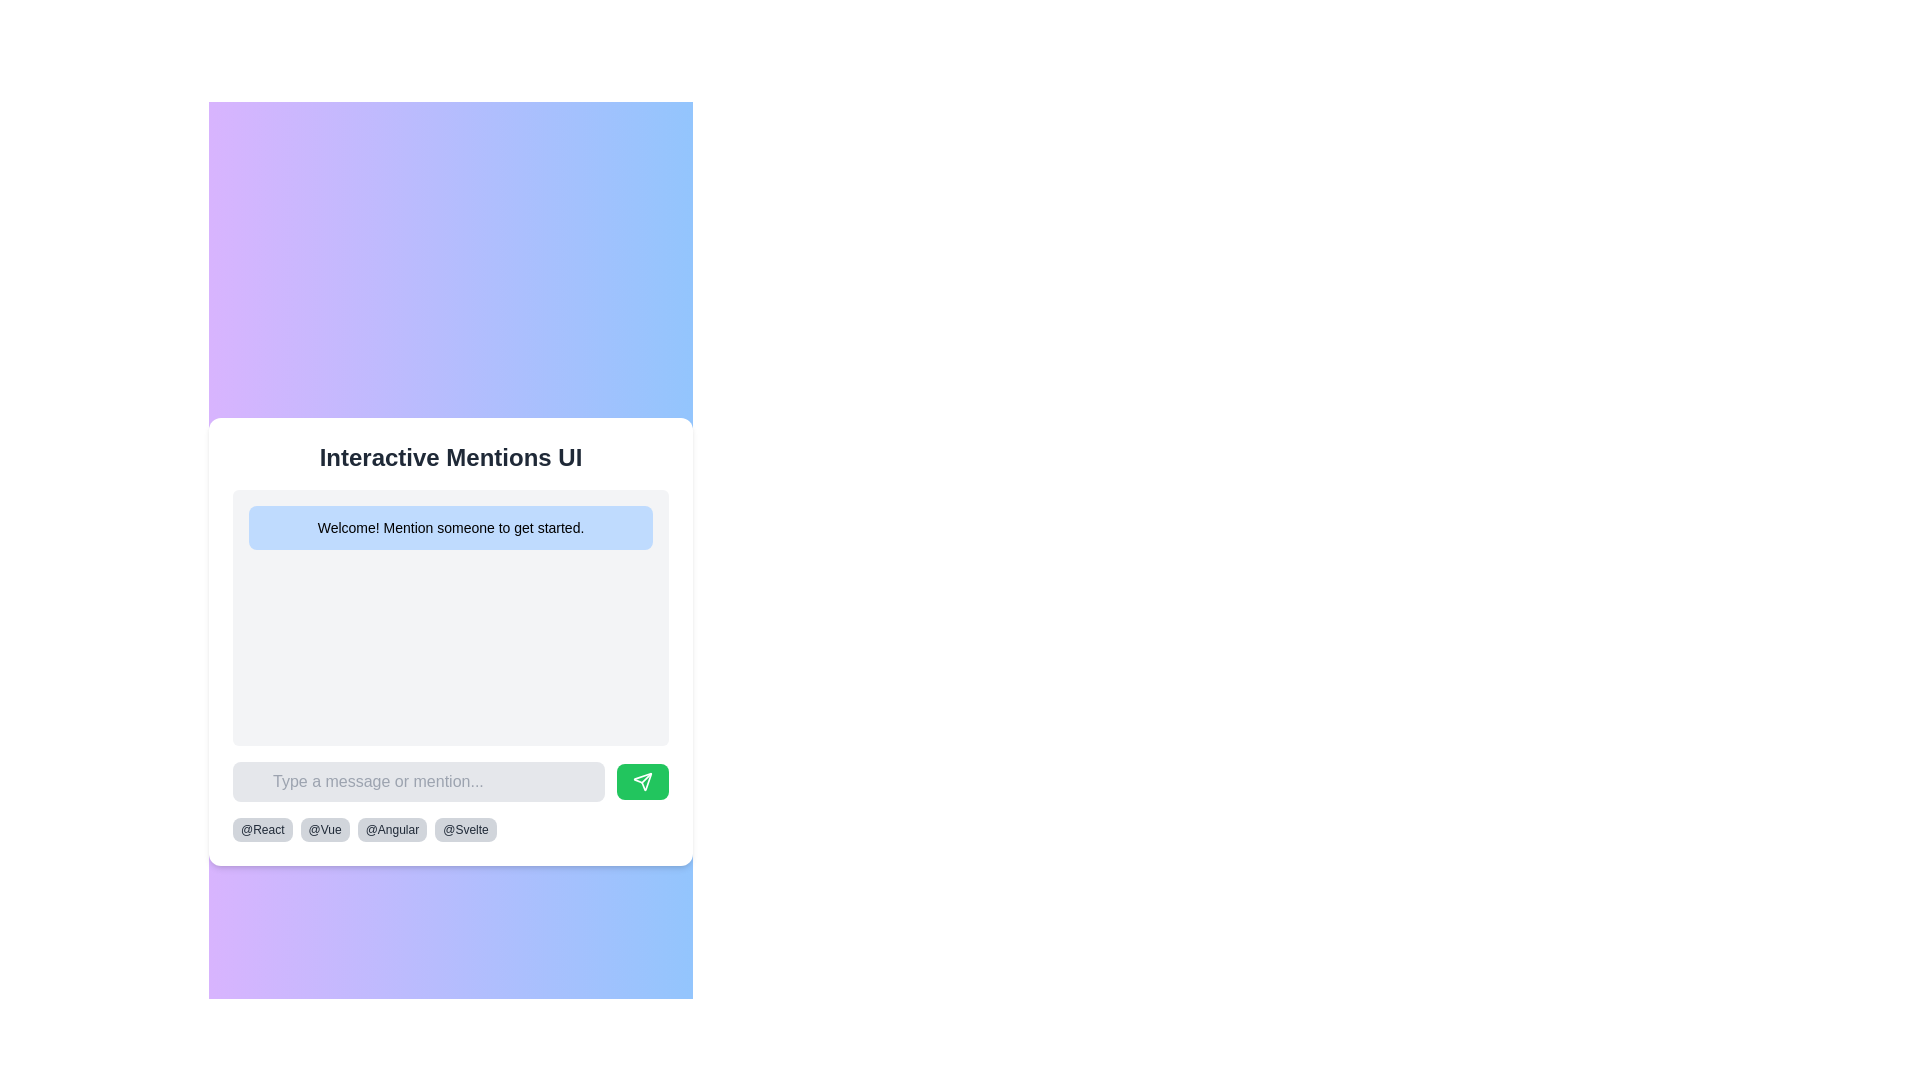 This screenshot has height=1080, width=1920. Describe the element at coordinates (325, 829) in the screenshot. I see `the second button-like tag labeled '@Vue'` at that location.